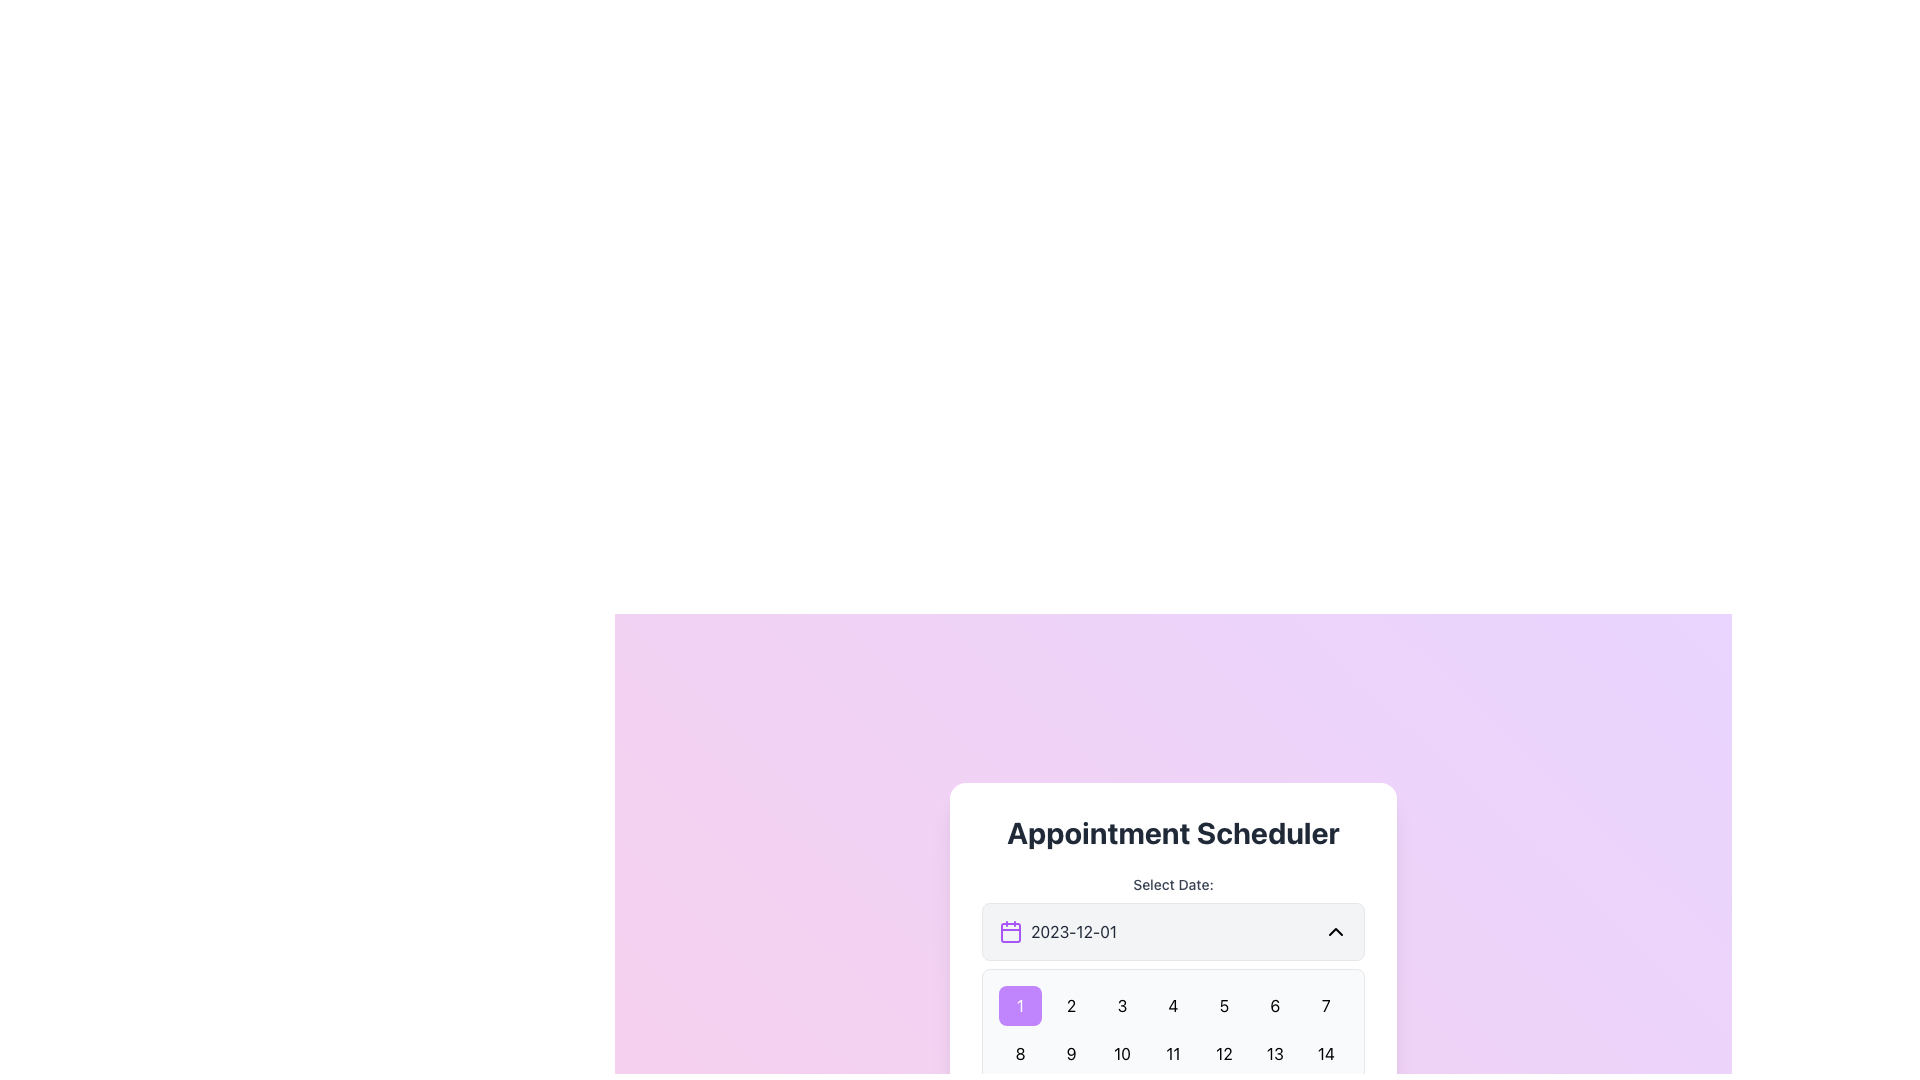  I want to click on the rounded rectangular button with the number '8' in the second row, first column of the date selector grid, so click(1020, 1053).